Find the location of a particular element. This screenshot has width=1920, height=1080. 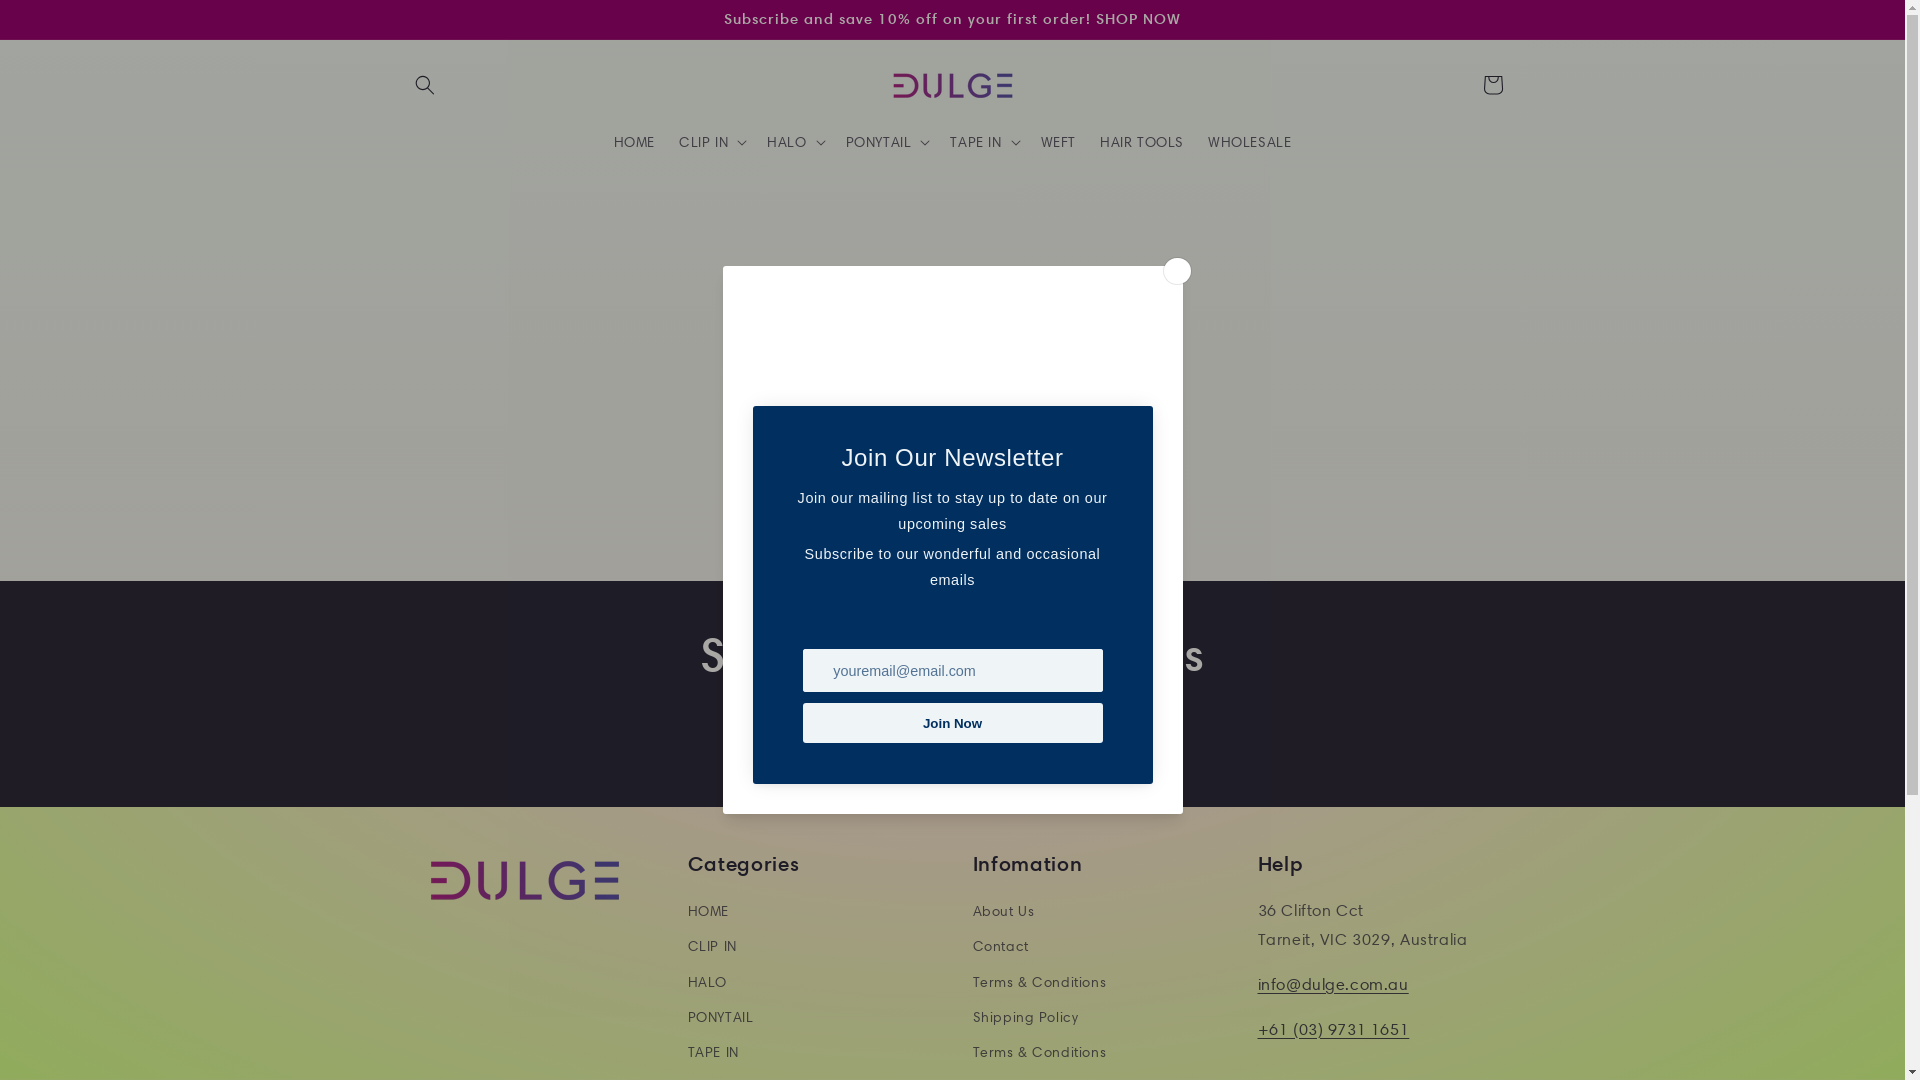

'info@dulge.com.au' is located at coordinates (1256, 983).